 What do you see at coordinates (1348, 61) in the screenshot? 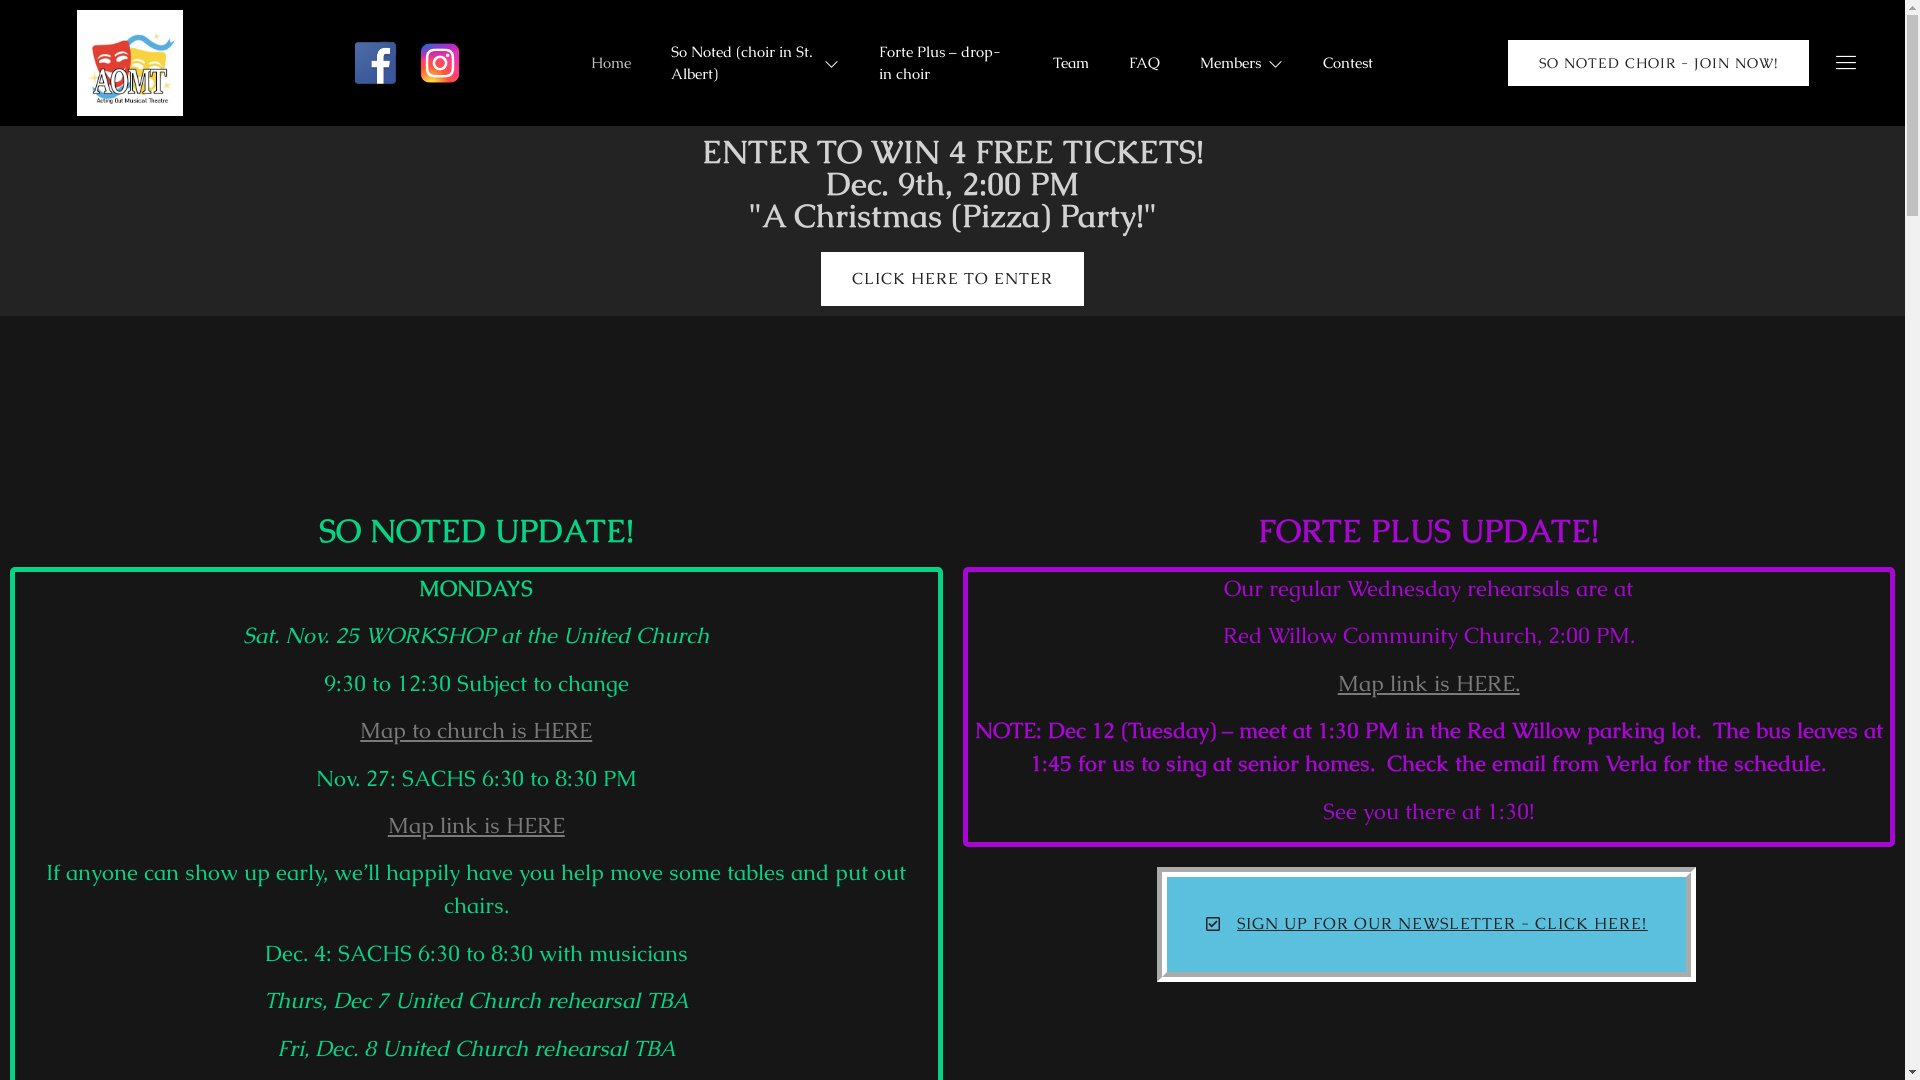
I see `'Contest'` at bounding box center [1348, 61].